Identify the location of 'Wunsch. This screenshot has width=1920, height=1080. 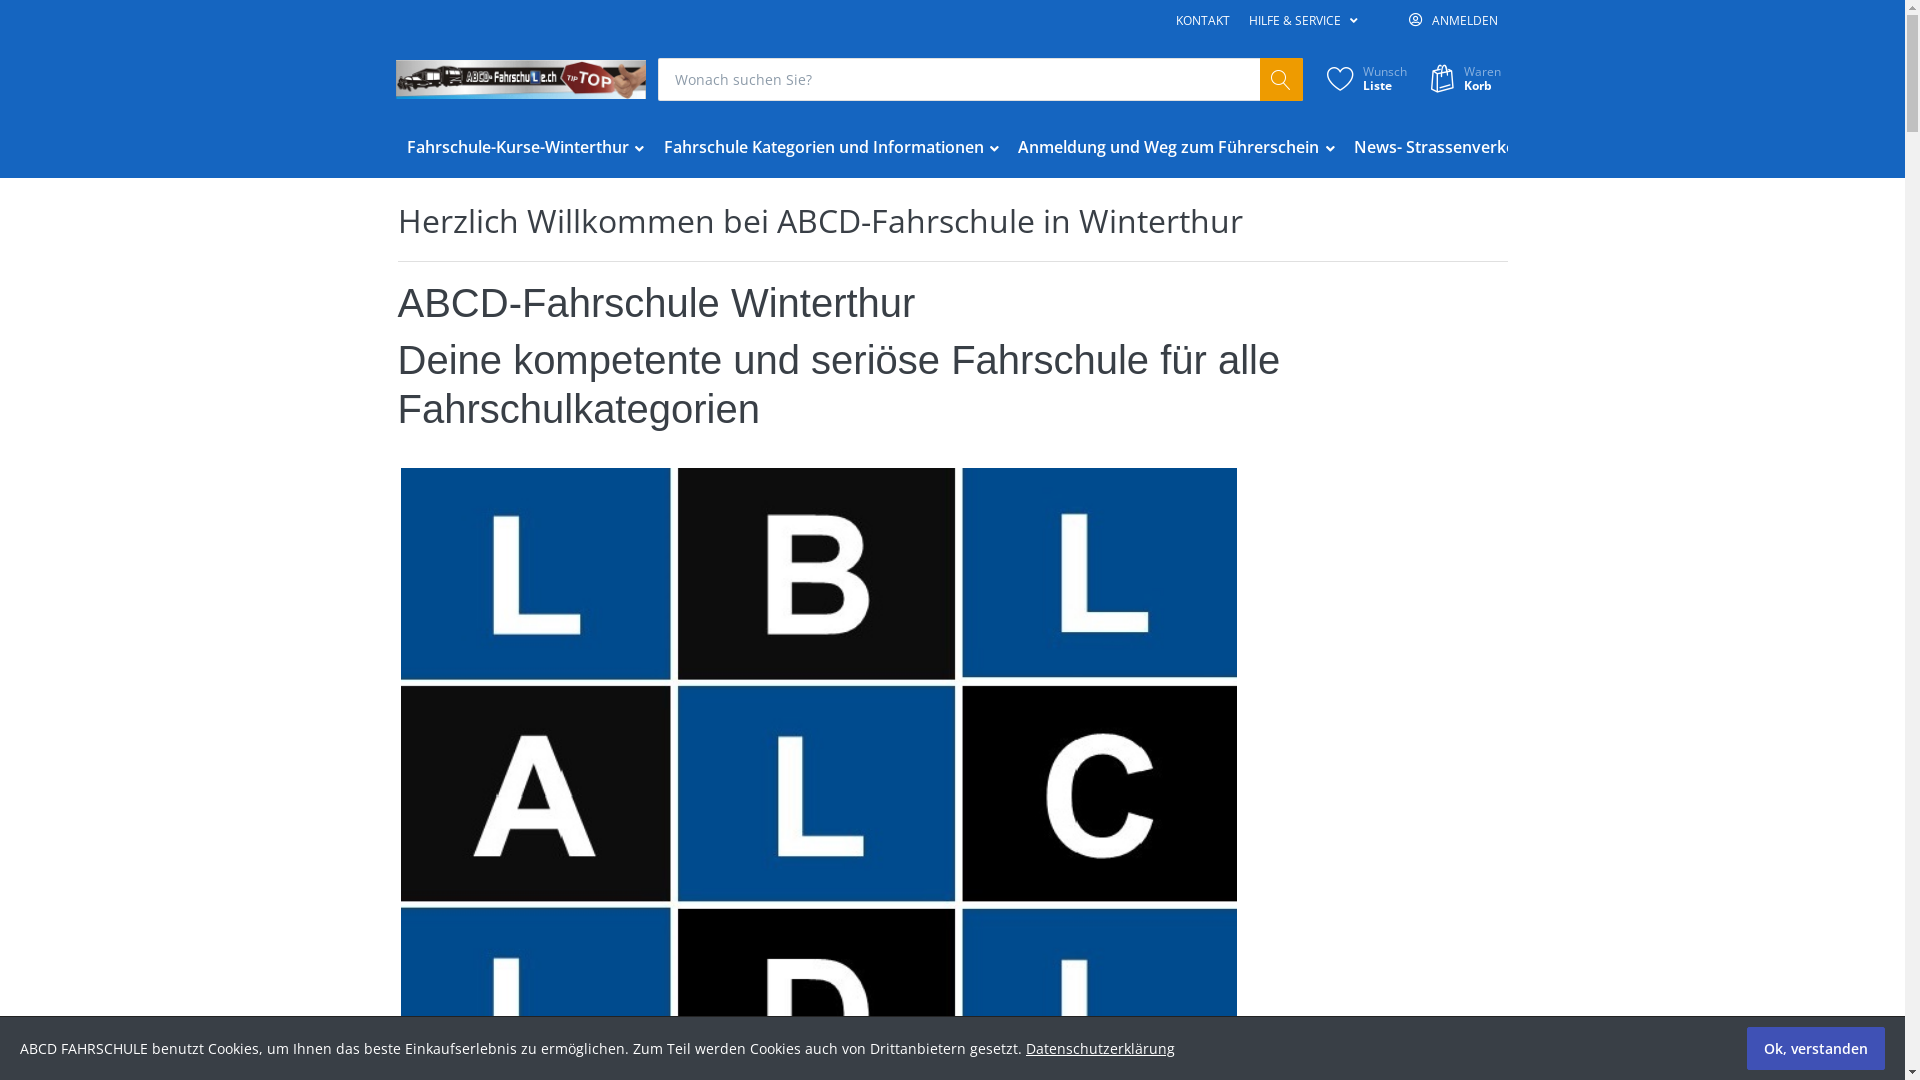
(1363, 78).